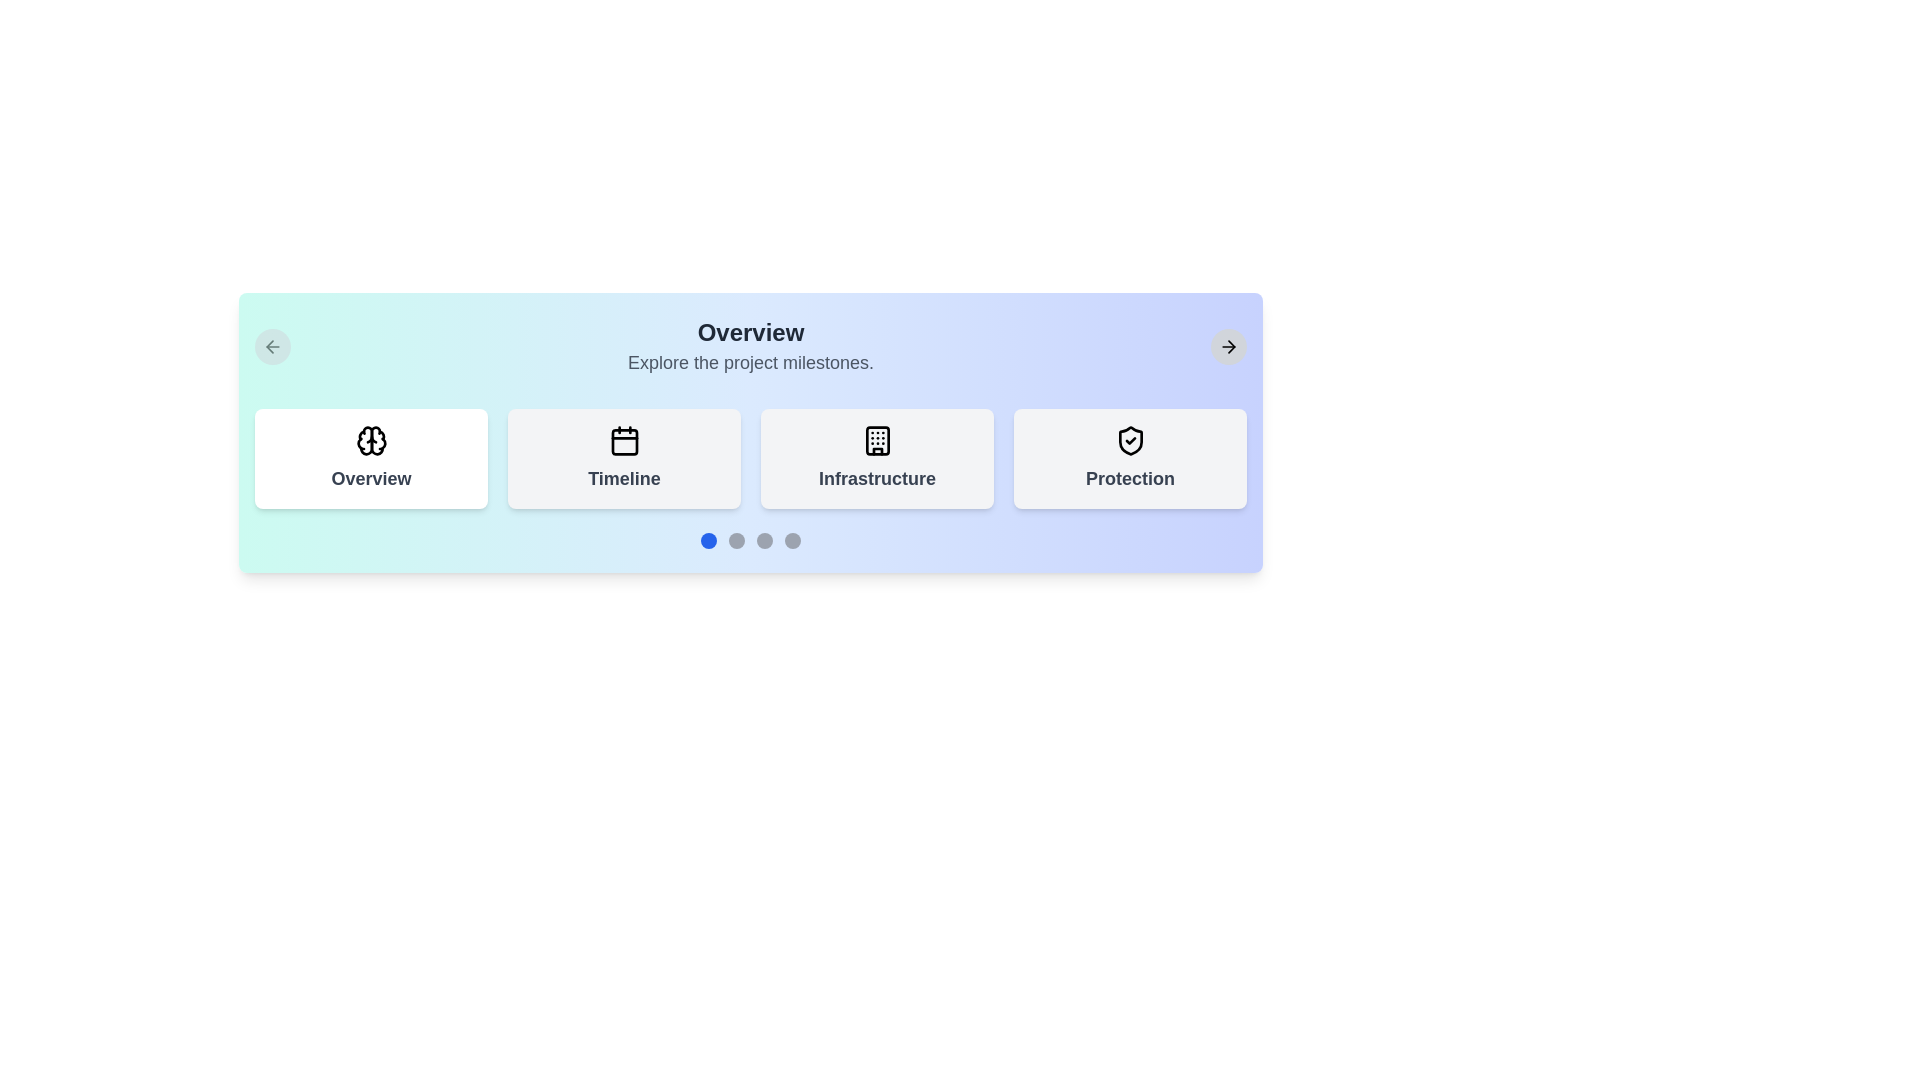 The image size is (1920, 1080). I want to click on the Vector graphic icon integrated into the button component located at the upper left corner of the blue gradient rectangle card to observe UI feedback, so click(272, 346).